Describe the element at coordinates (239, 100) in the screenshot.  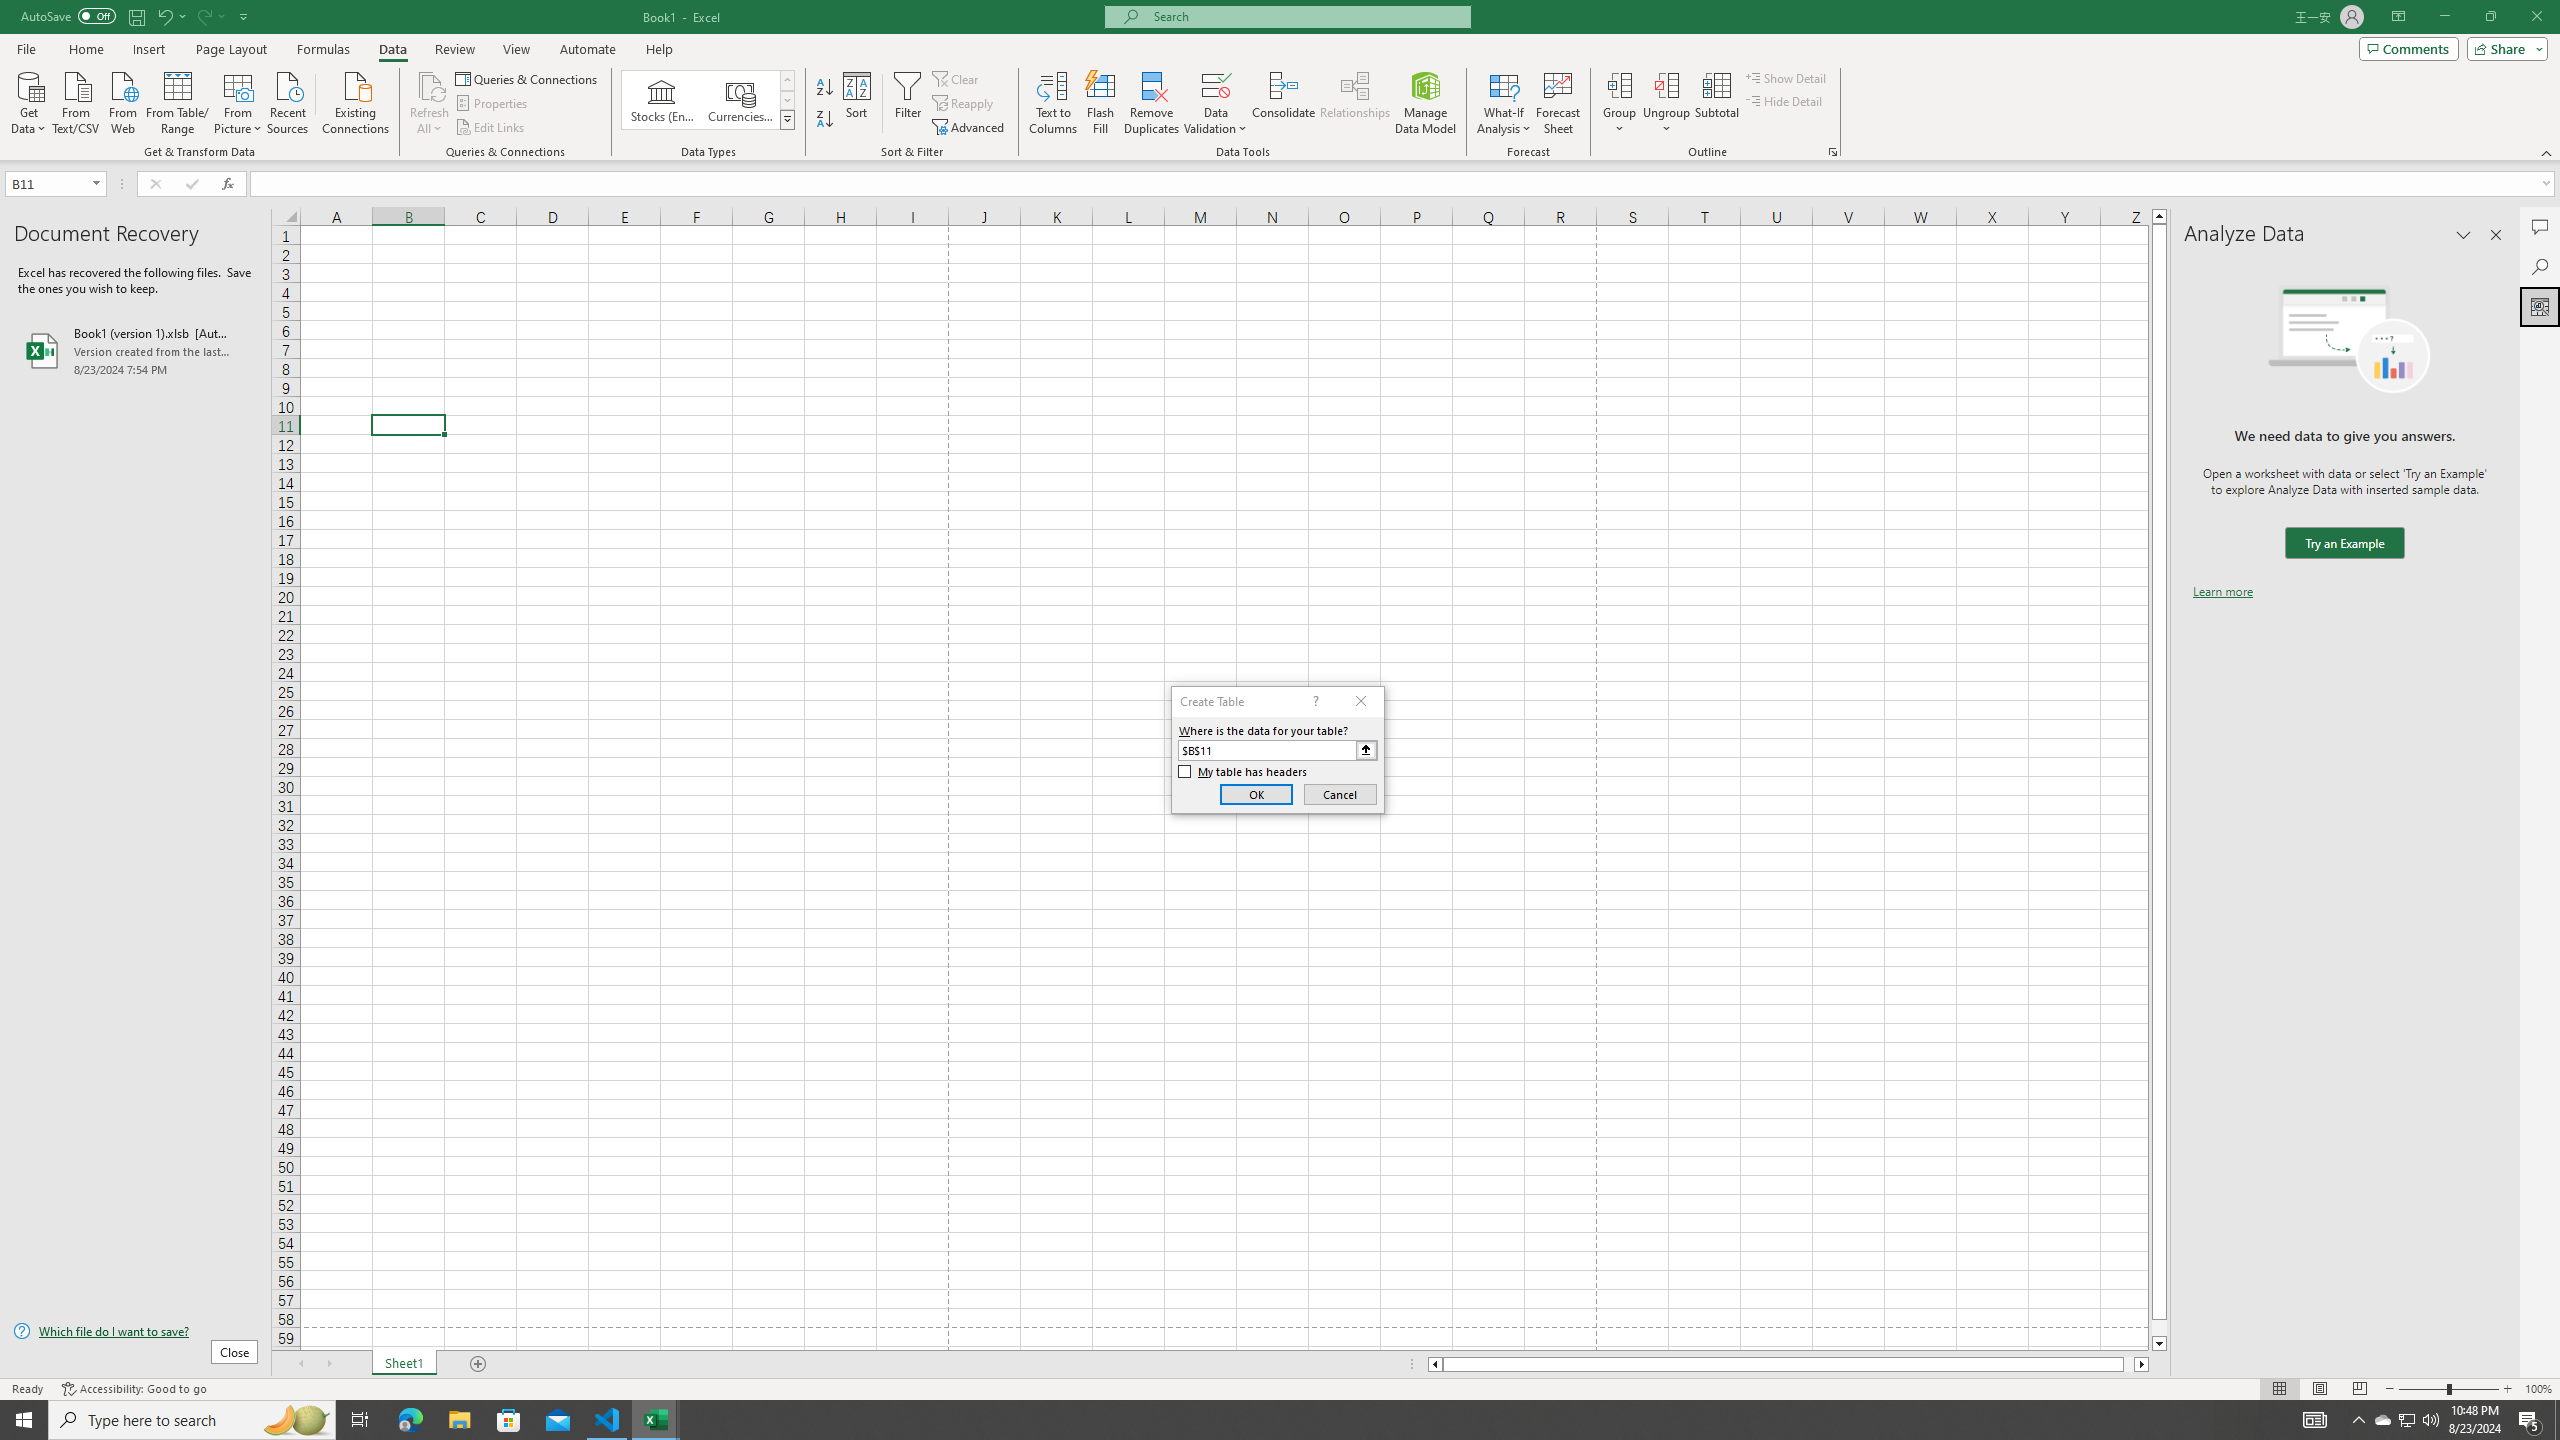
I see `'From Picture'` at that location.